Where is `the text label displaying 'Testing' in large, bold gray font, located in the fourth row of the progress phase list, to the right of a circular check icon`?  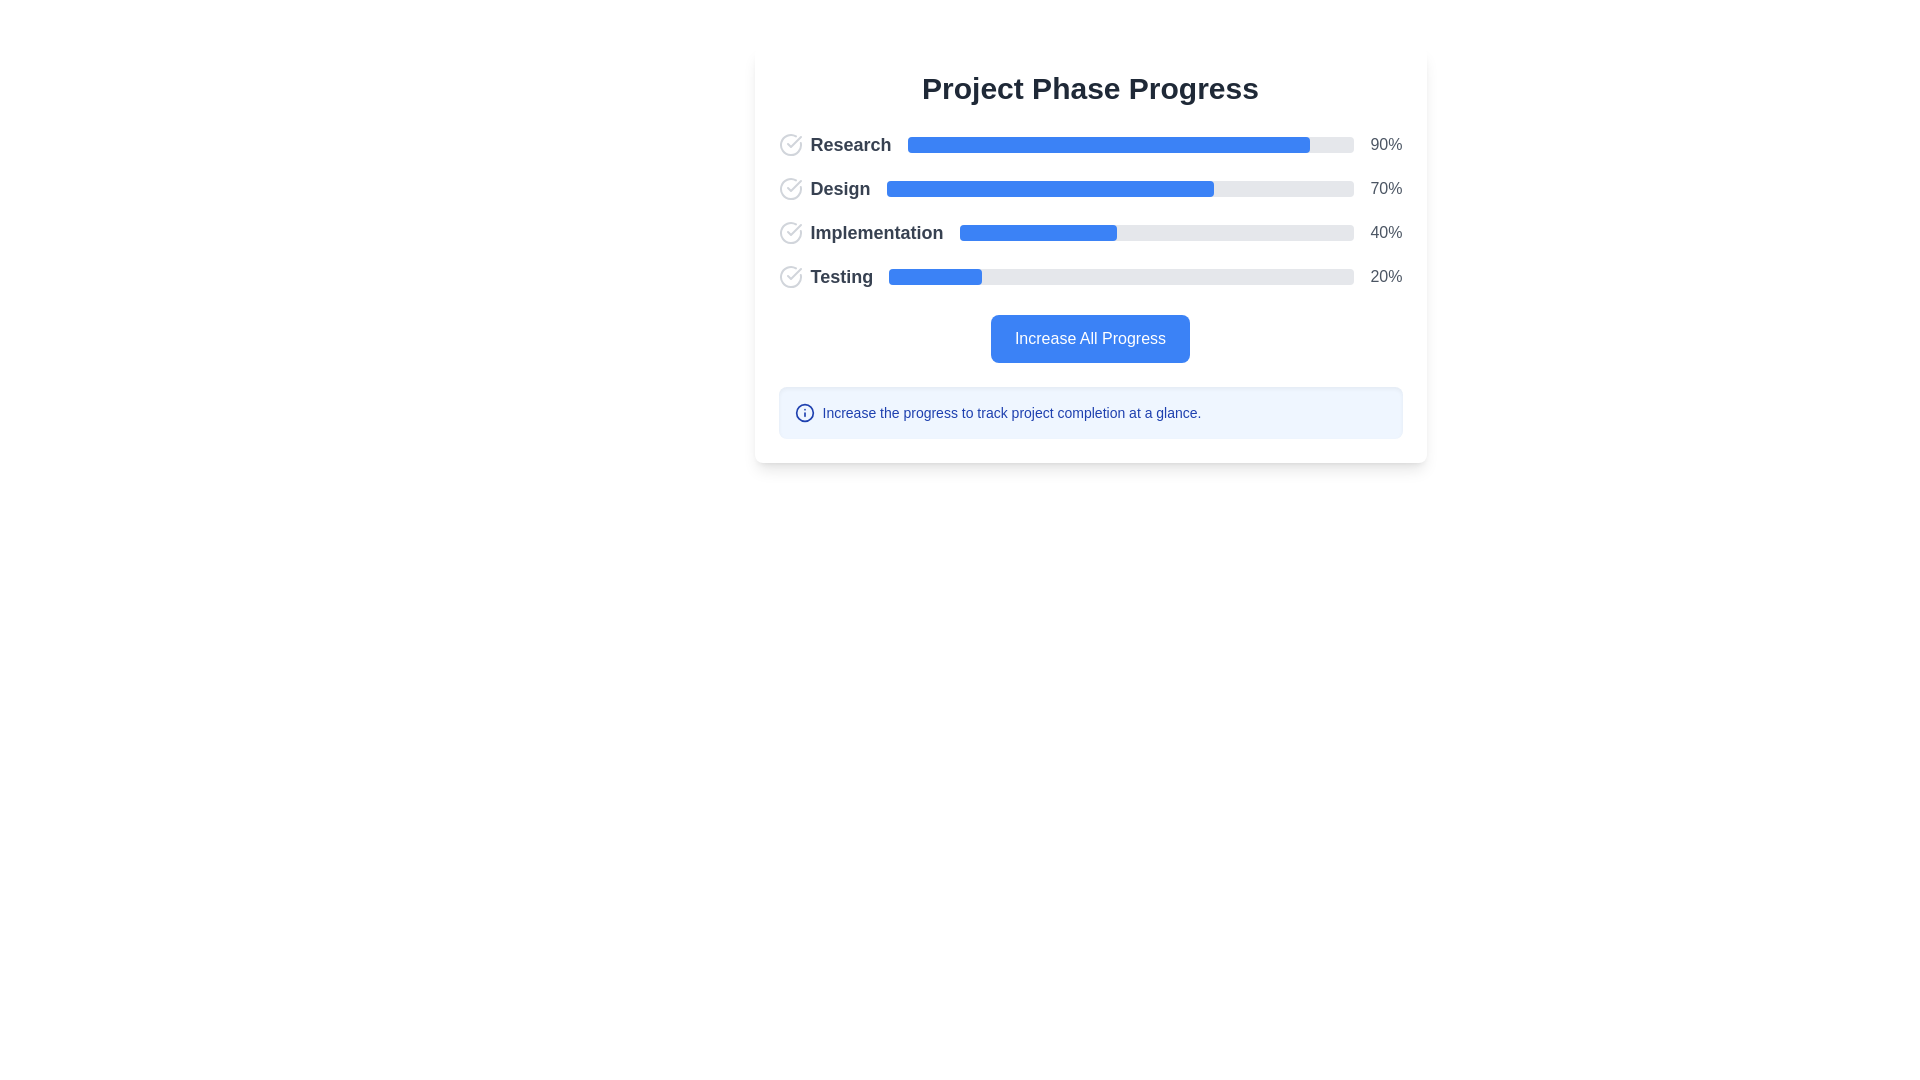 the text label displaying 'Testing' in large, bold gray font, located in the fourth row of the progress phase list, to the right of a circular check icon is located at coordinates (841, 277).